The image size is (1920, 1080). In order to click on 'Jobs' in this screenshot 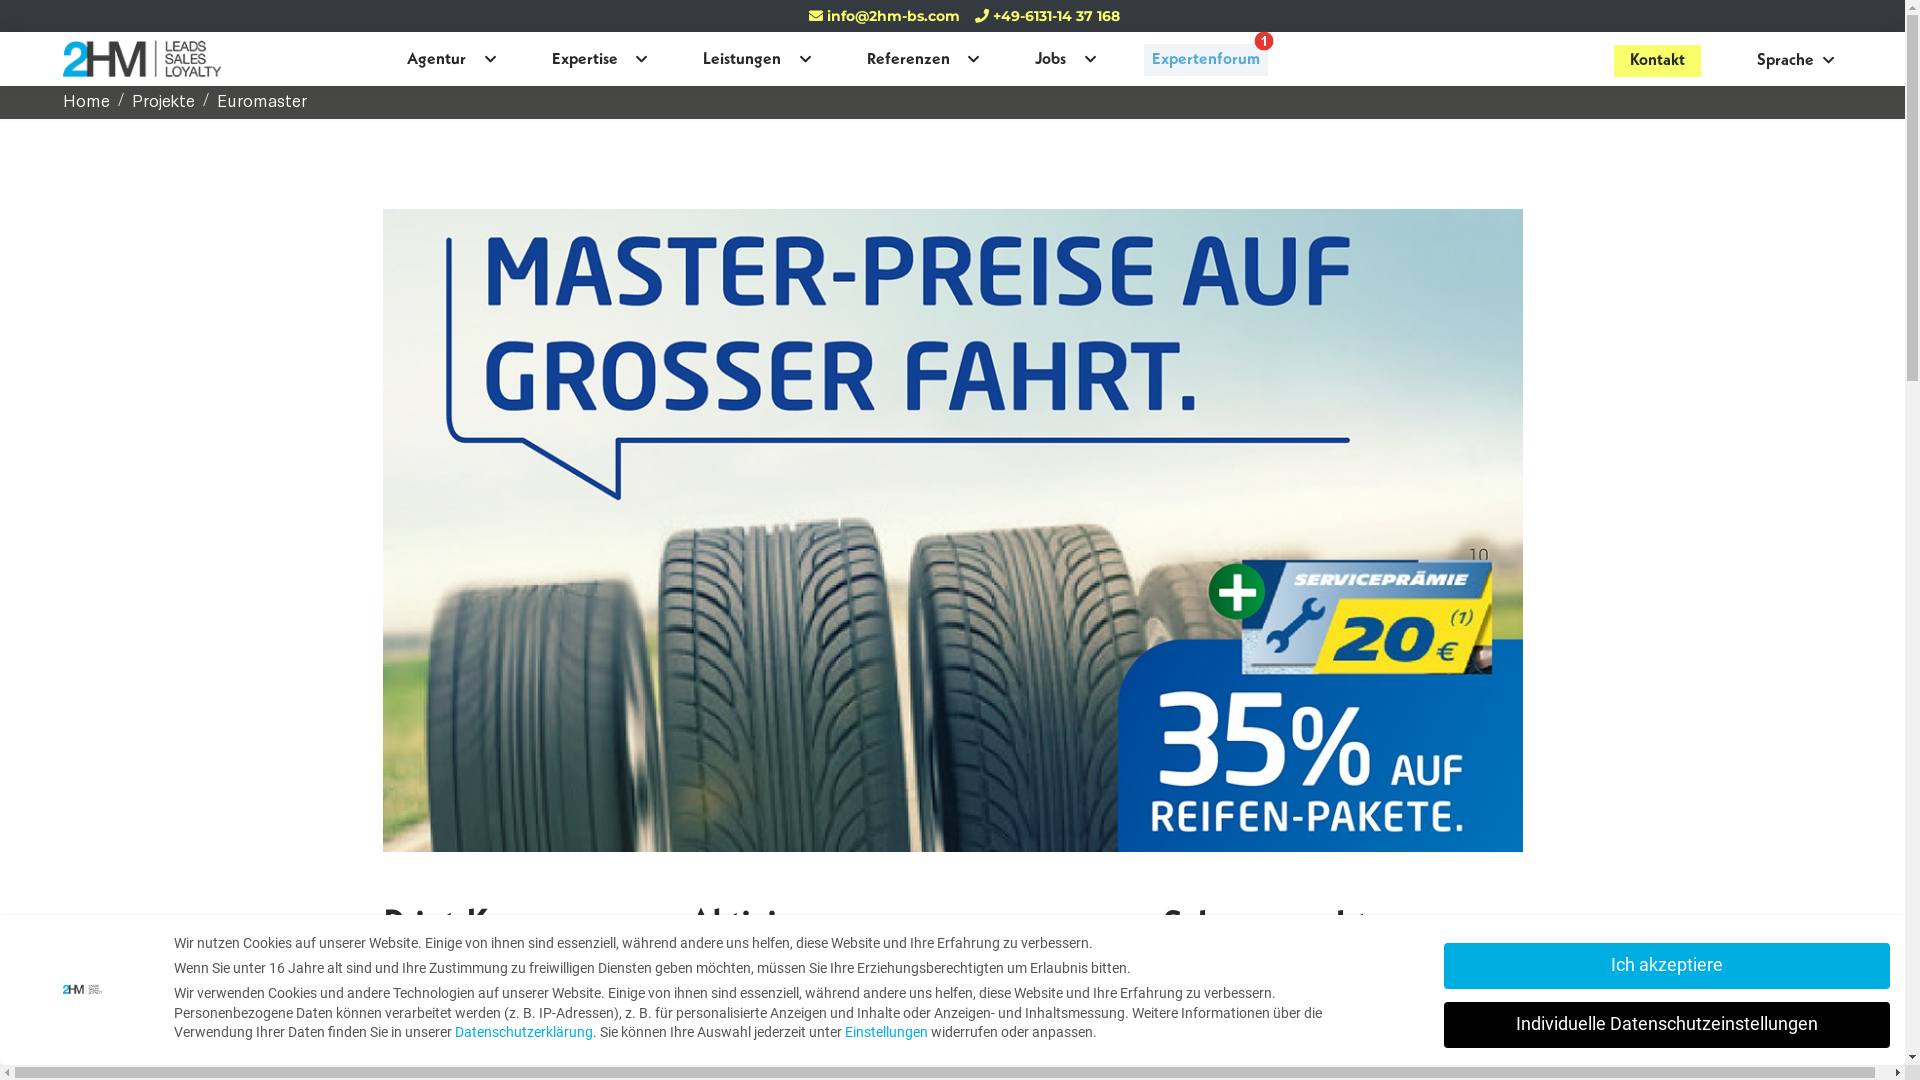, I will do `click(1049, 59)`.